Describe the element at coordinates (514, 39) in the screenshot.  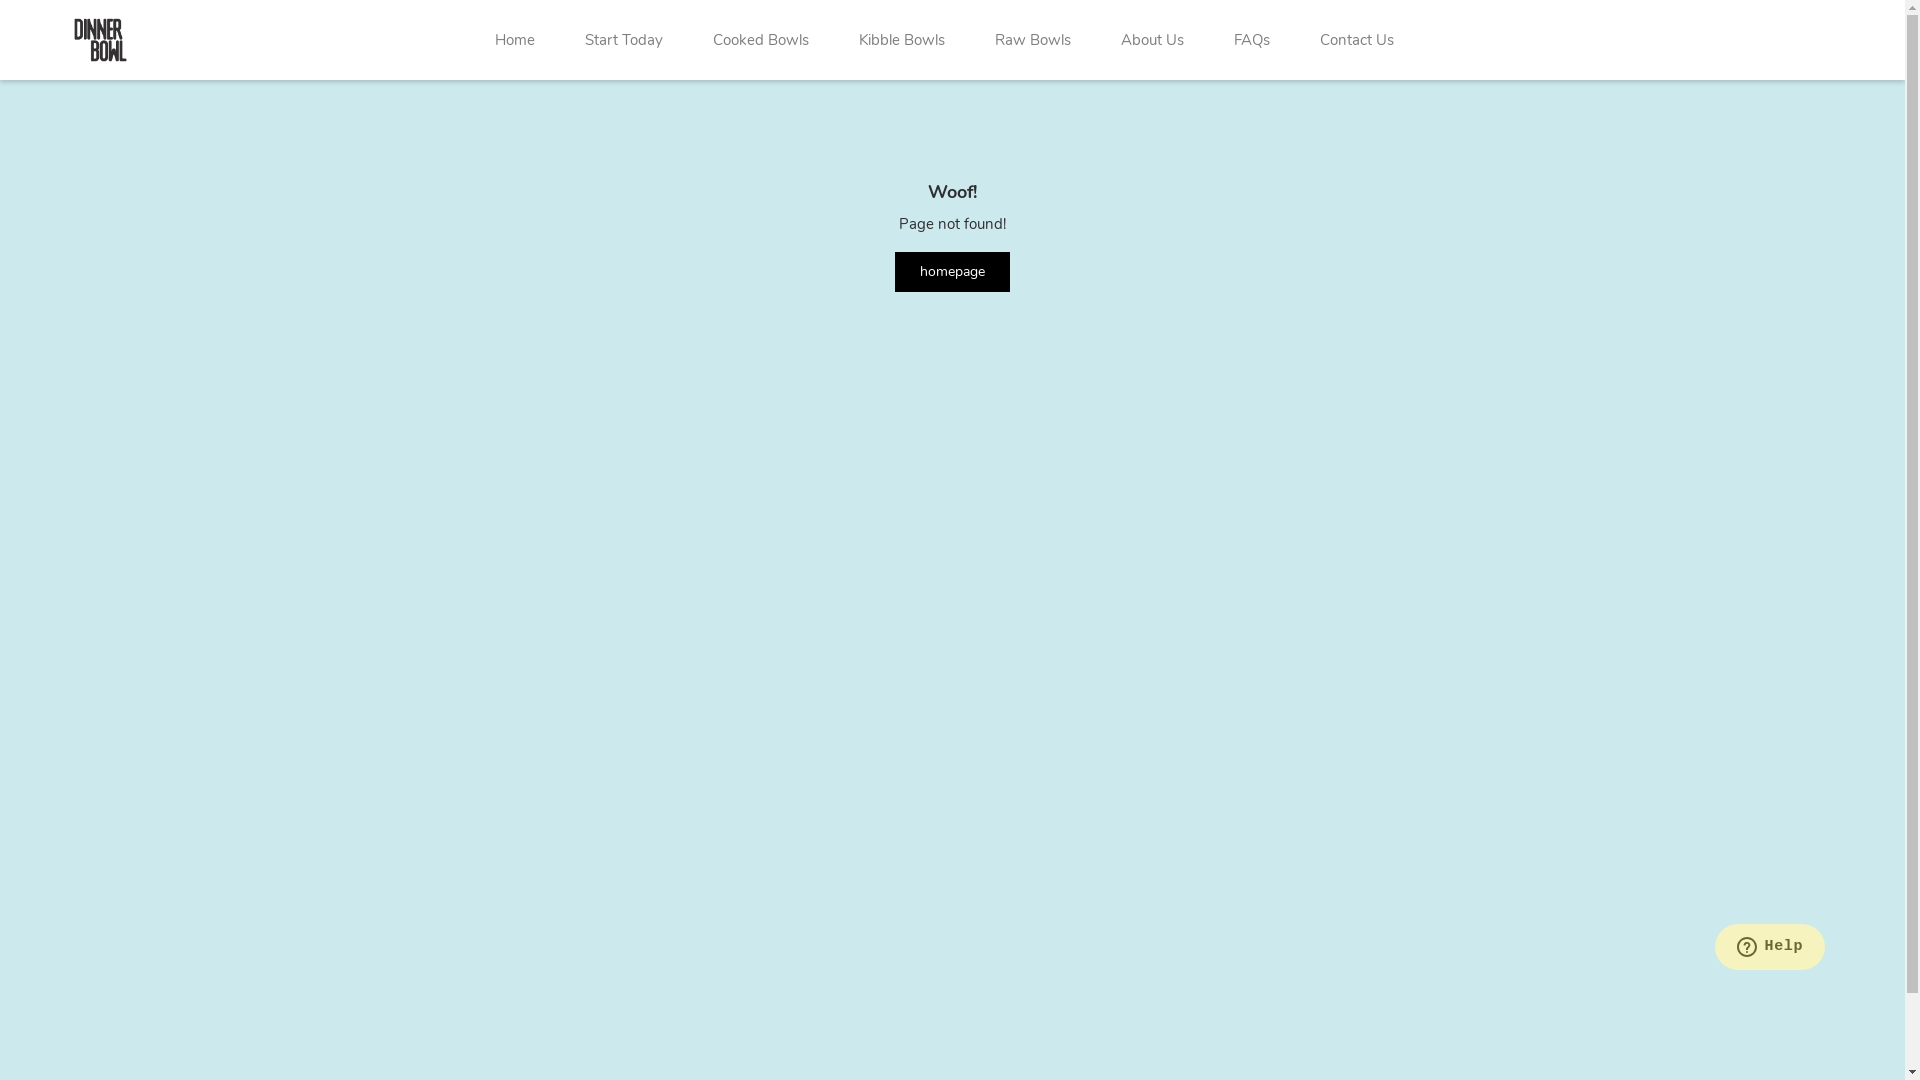
I see `'Home'` at that location.